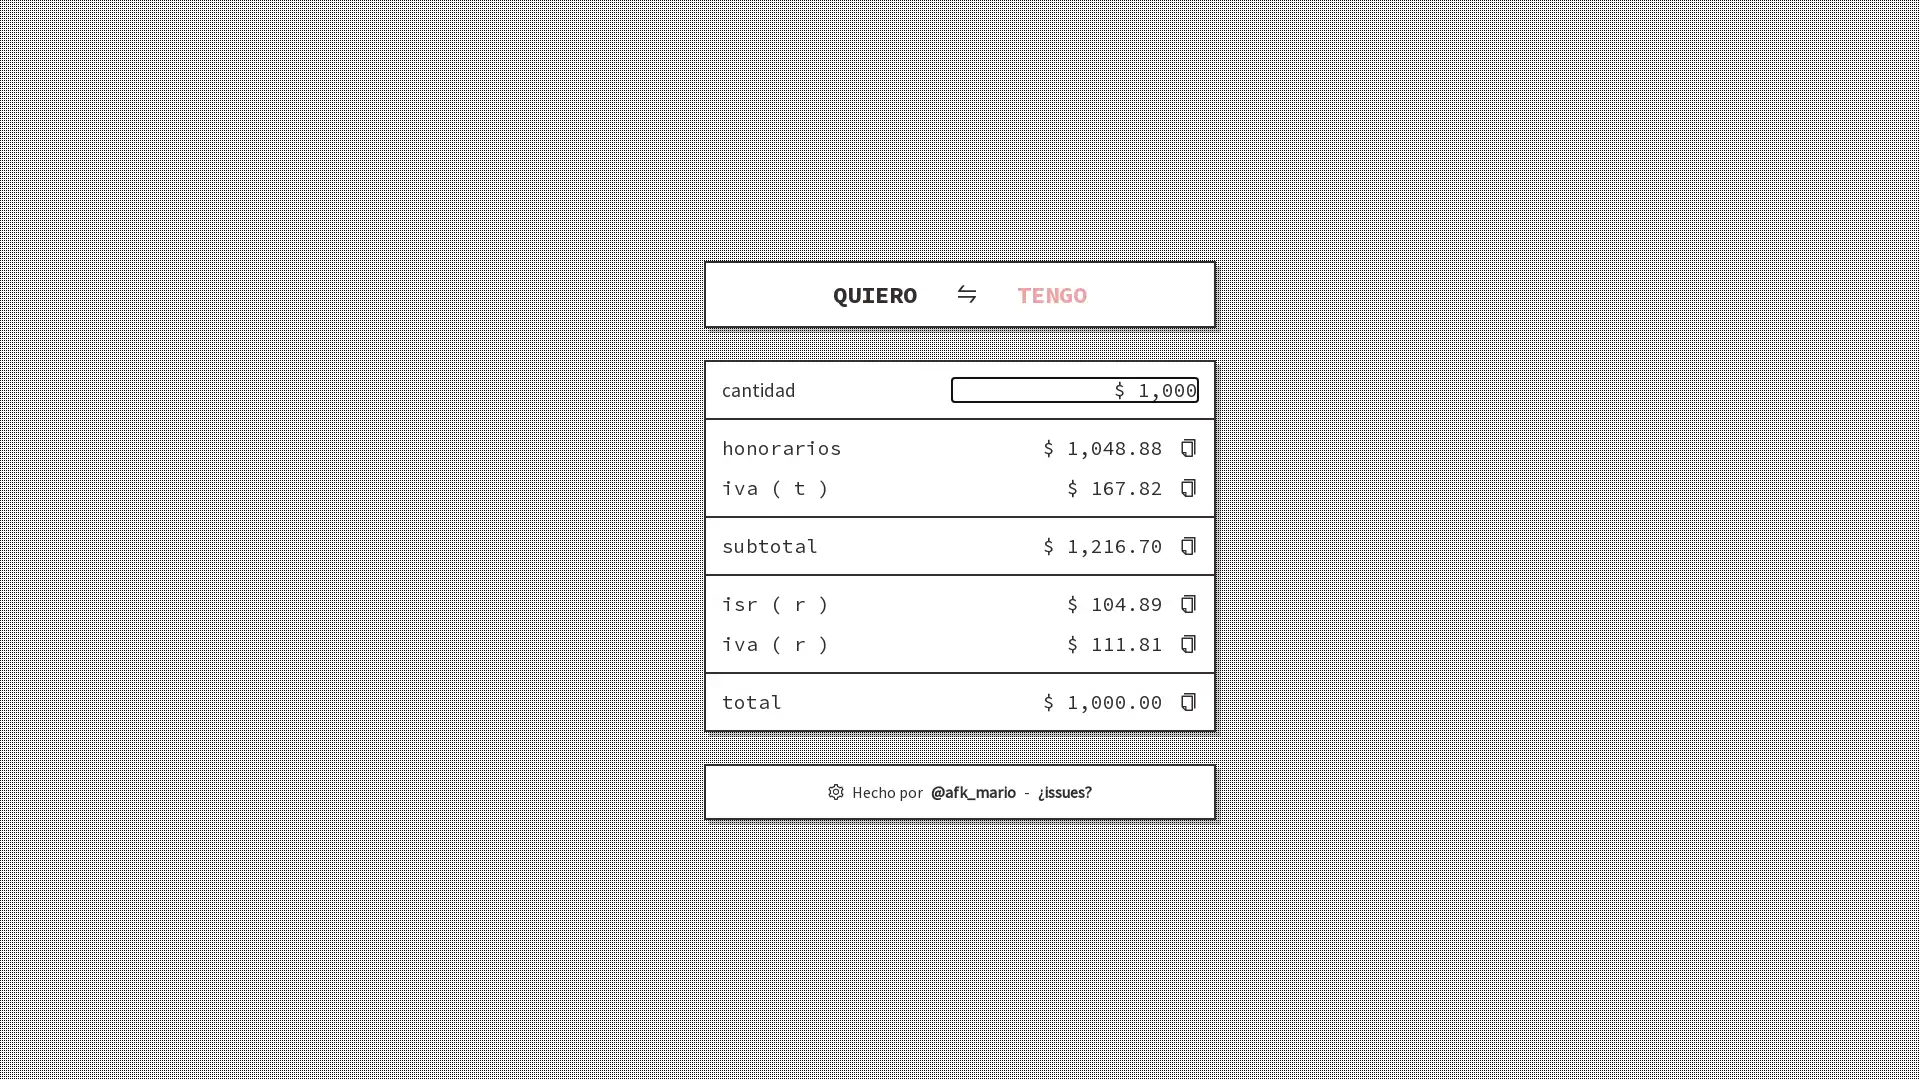 This screenshot has height=1080, width=1920. Describe the element at coordinates (960, 446) in the screenshot. I see `honorarios $ 1,048.88` at that location.